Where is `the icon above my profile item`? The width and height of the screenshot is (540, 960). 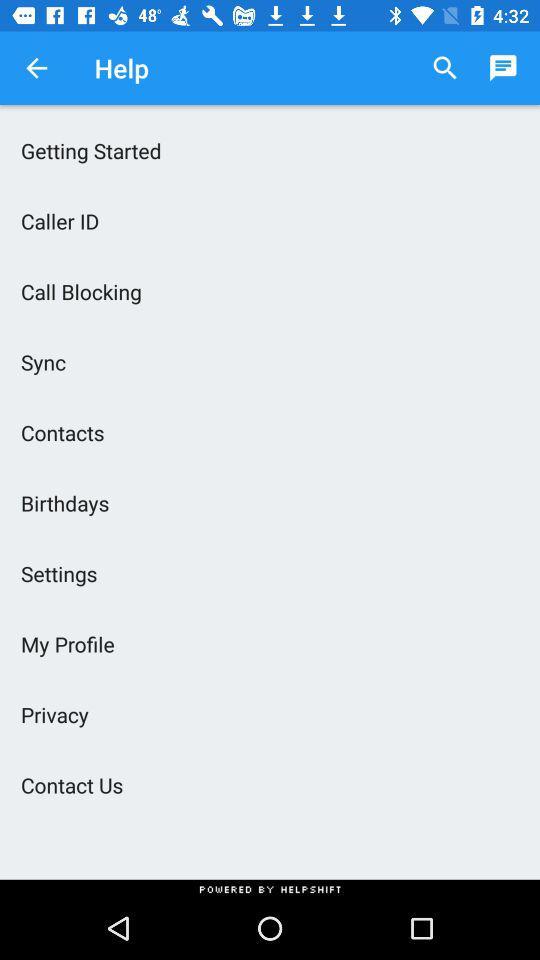 the icon above my profile item is located at coordinates (270, 573).